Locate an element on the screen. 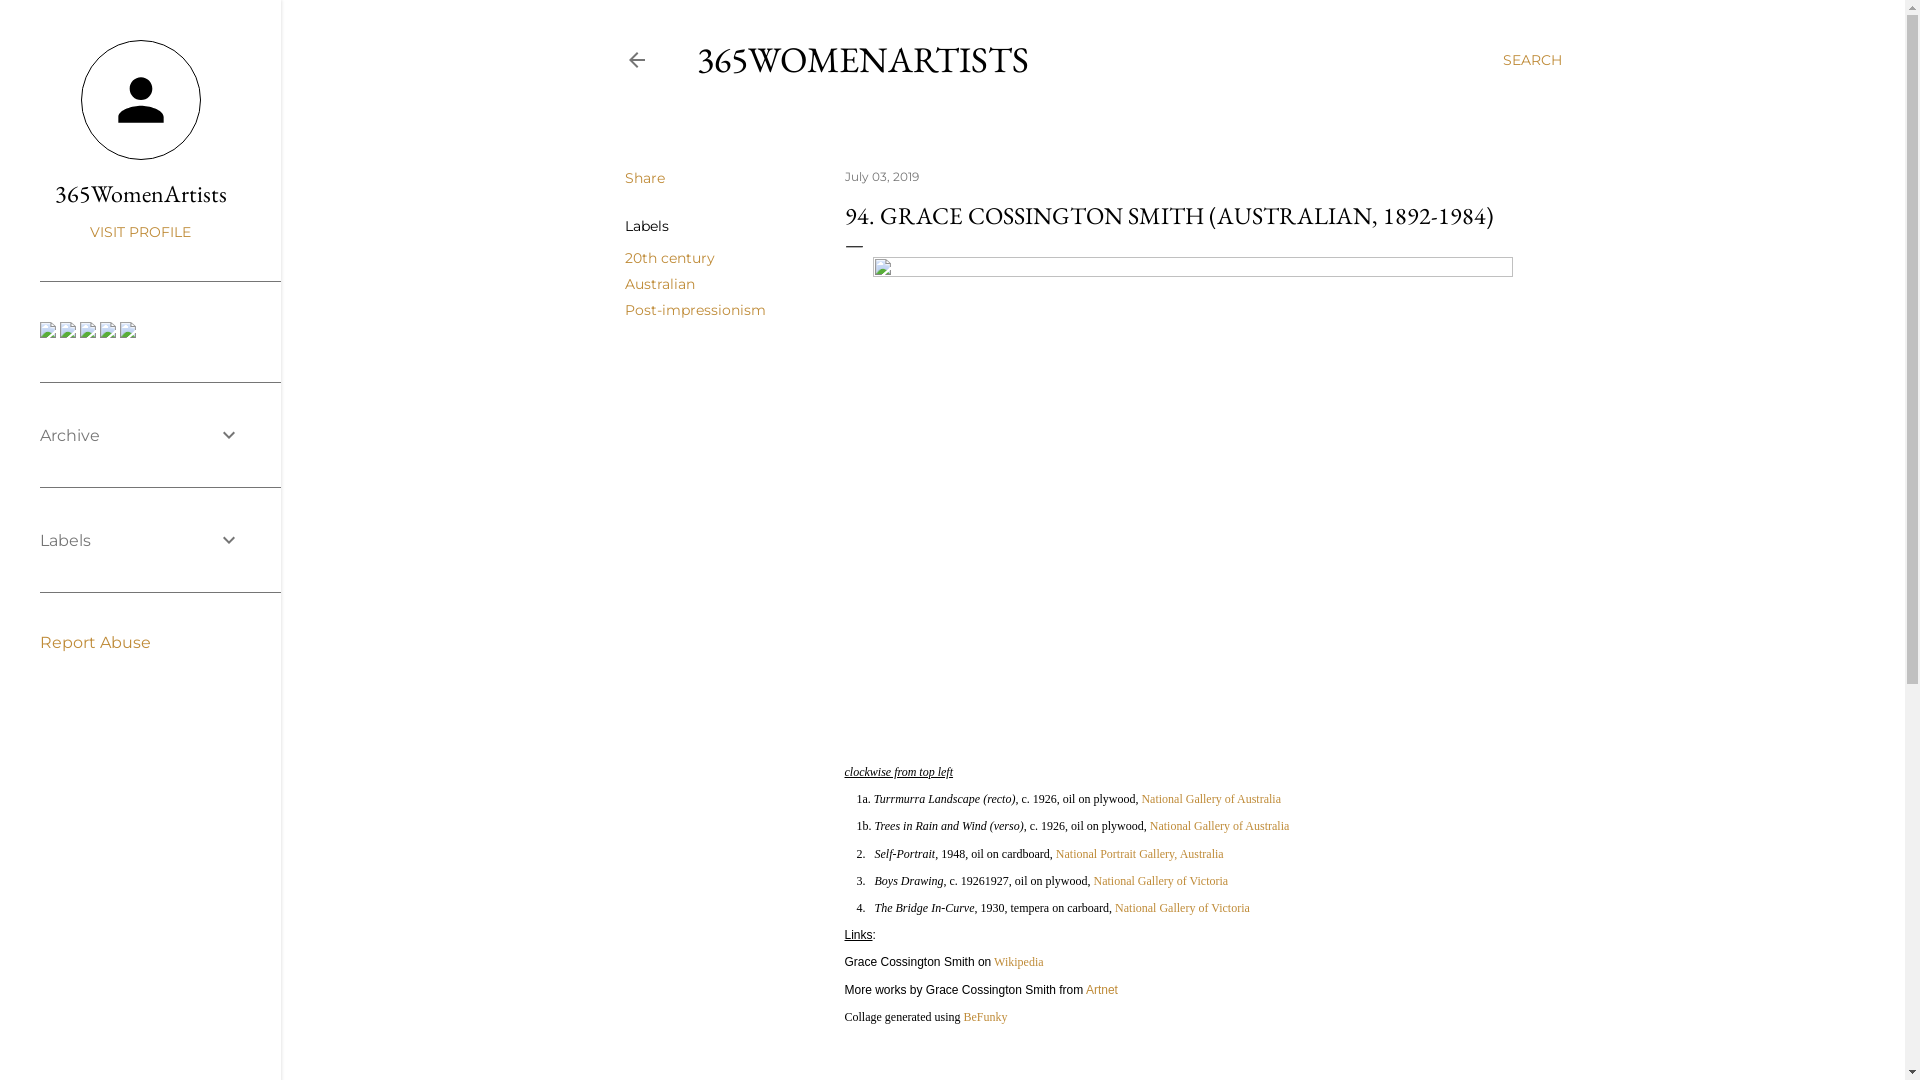 Image resolution: width=1920 pixels, height=1080 pixels. 'National Gallery of Victoria' is located at coordinates (1182, 907).